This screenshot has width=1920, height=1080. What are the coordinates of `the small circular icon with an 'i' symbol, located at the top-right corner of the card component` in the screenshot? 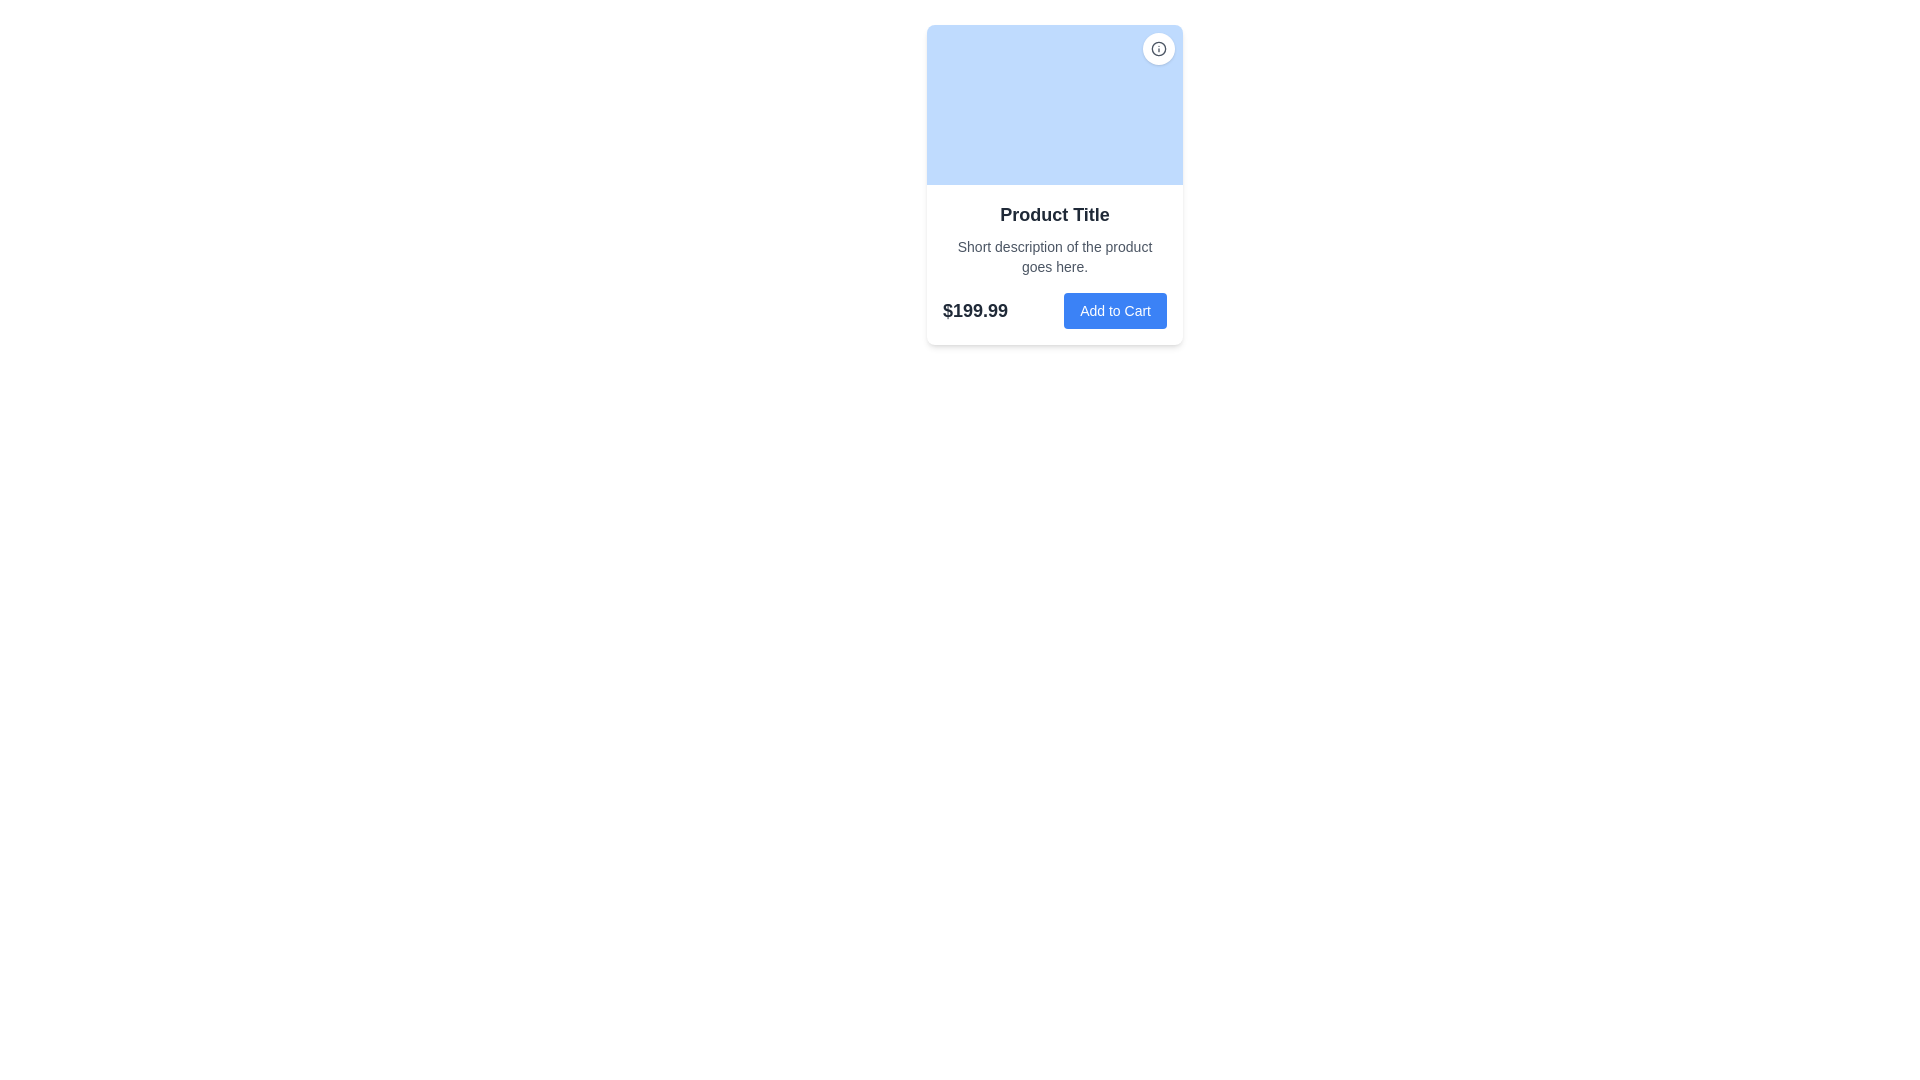 It's located at (1158, 48).